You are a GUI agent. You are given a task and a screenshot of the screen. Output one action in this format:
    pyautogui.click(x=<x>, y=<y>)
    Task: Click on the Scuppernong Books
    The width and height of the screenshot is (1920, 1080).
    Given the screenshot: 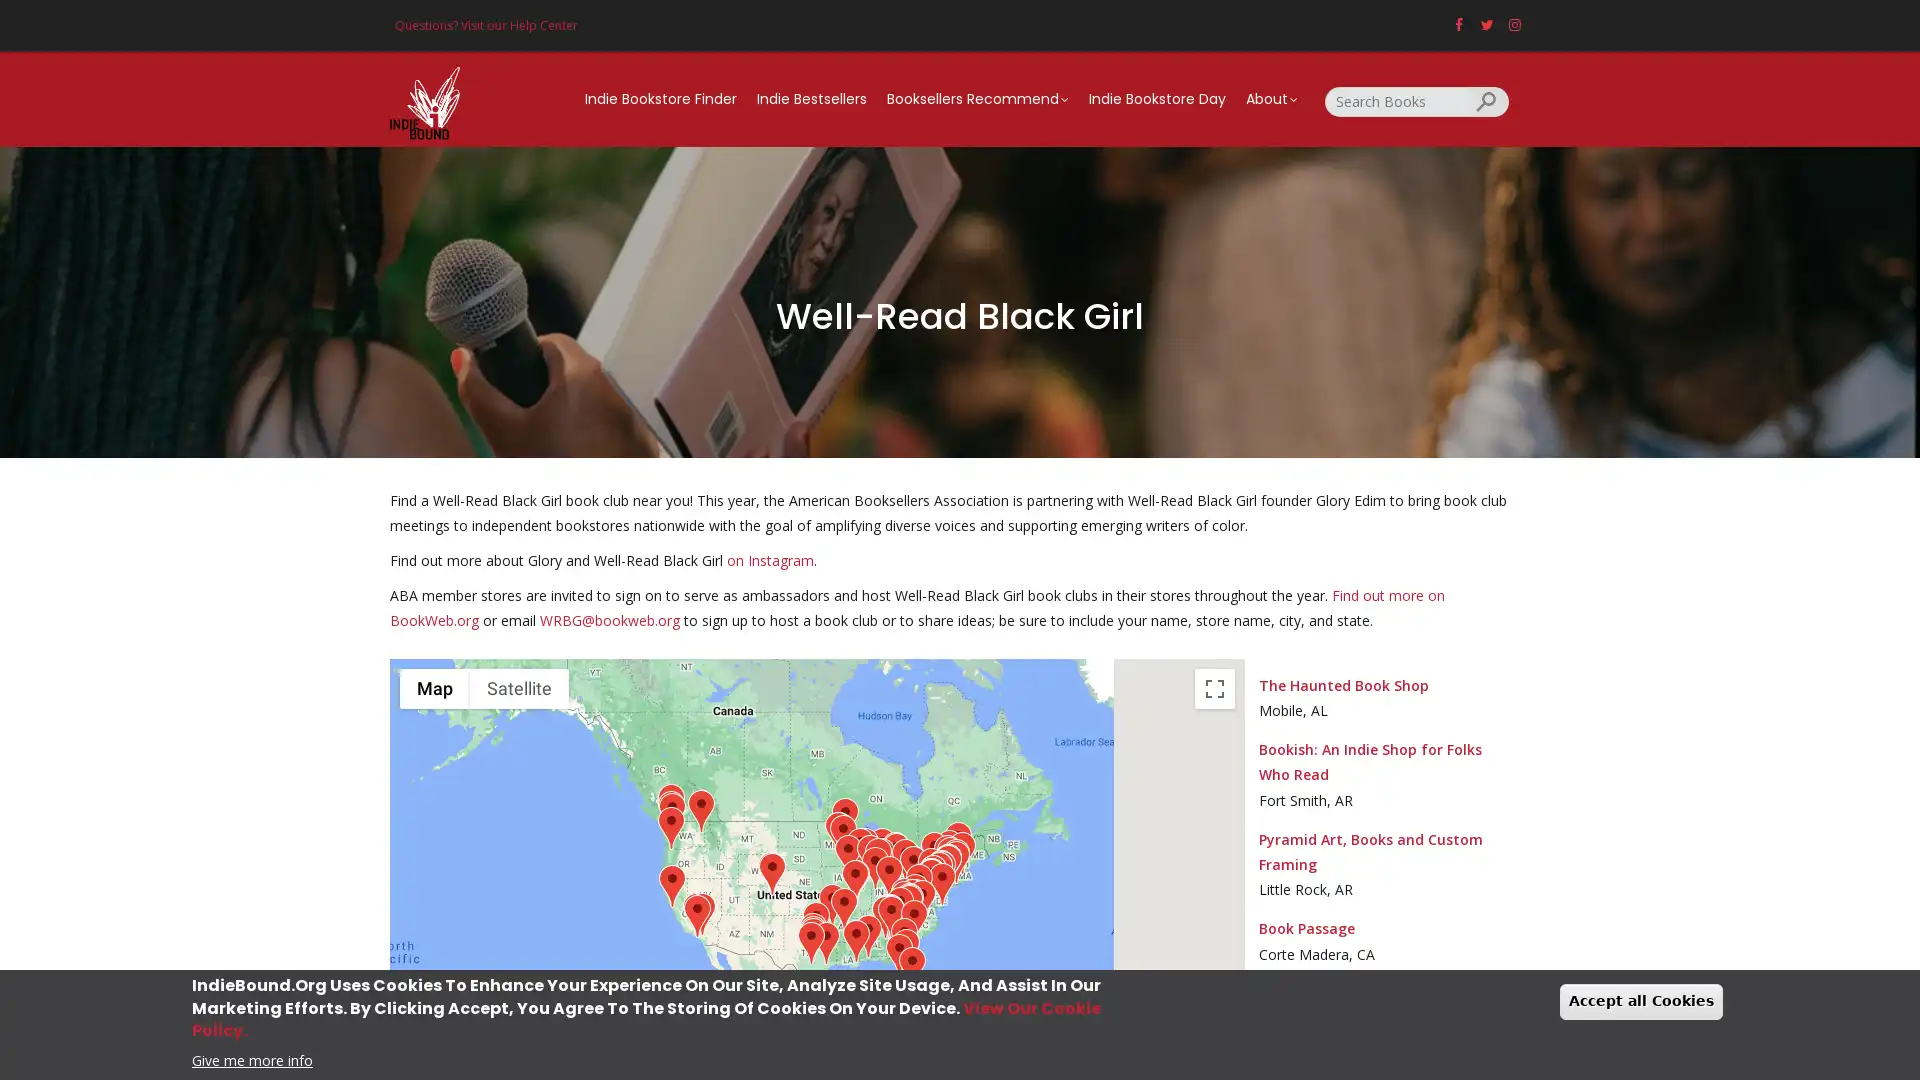 What is the action you would take?
    pyautogui.click(x=913, y=898)
    